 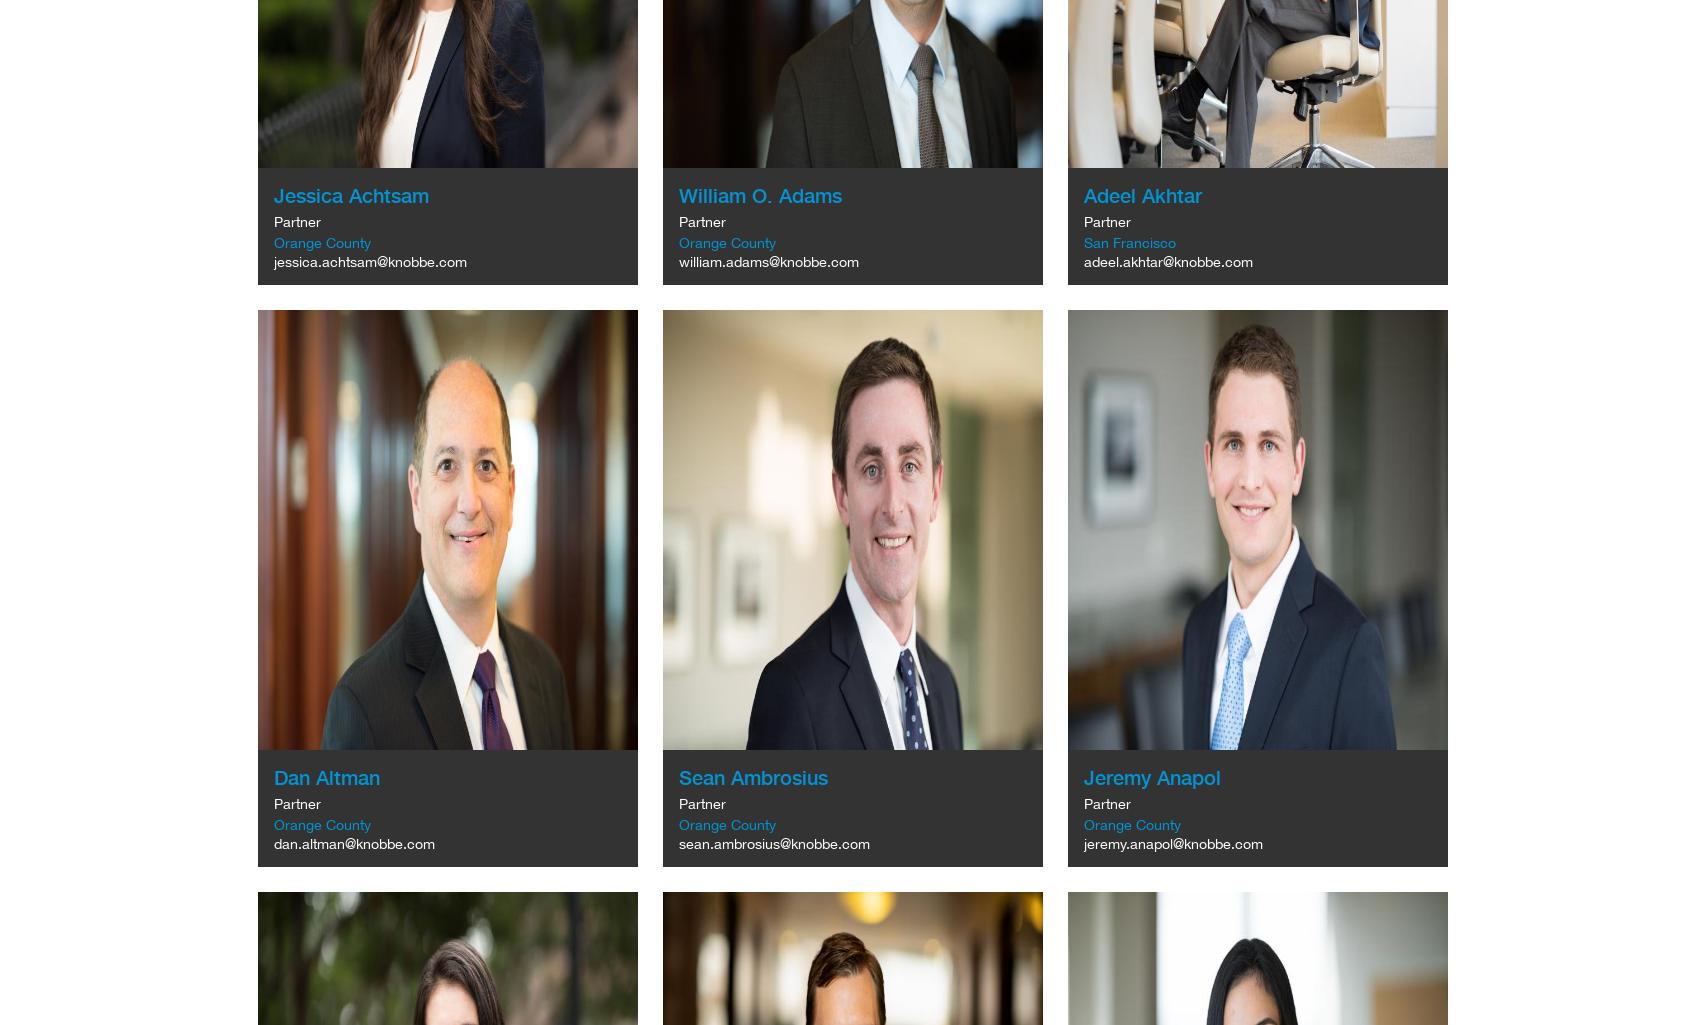 I want to click on 'dan.altman@knobbe.com', so click(x=354, y=843).